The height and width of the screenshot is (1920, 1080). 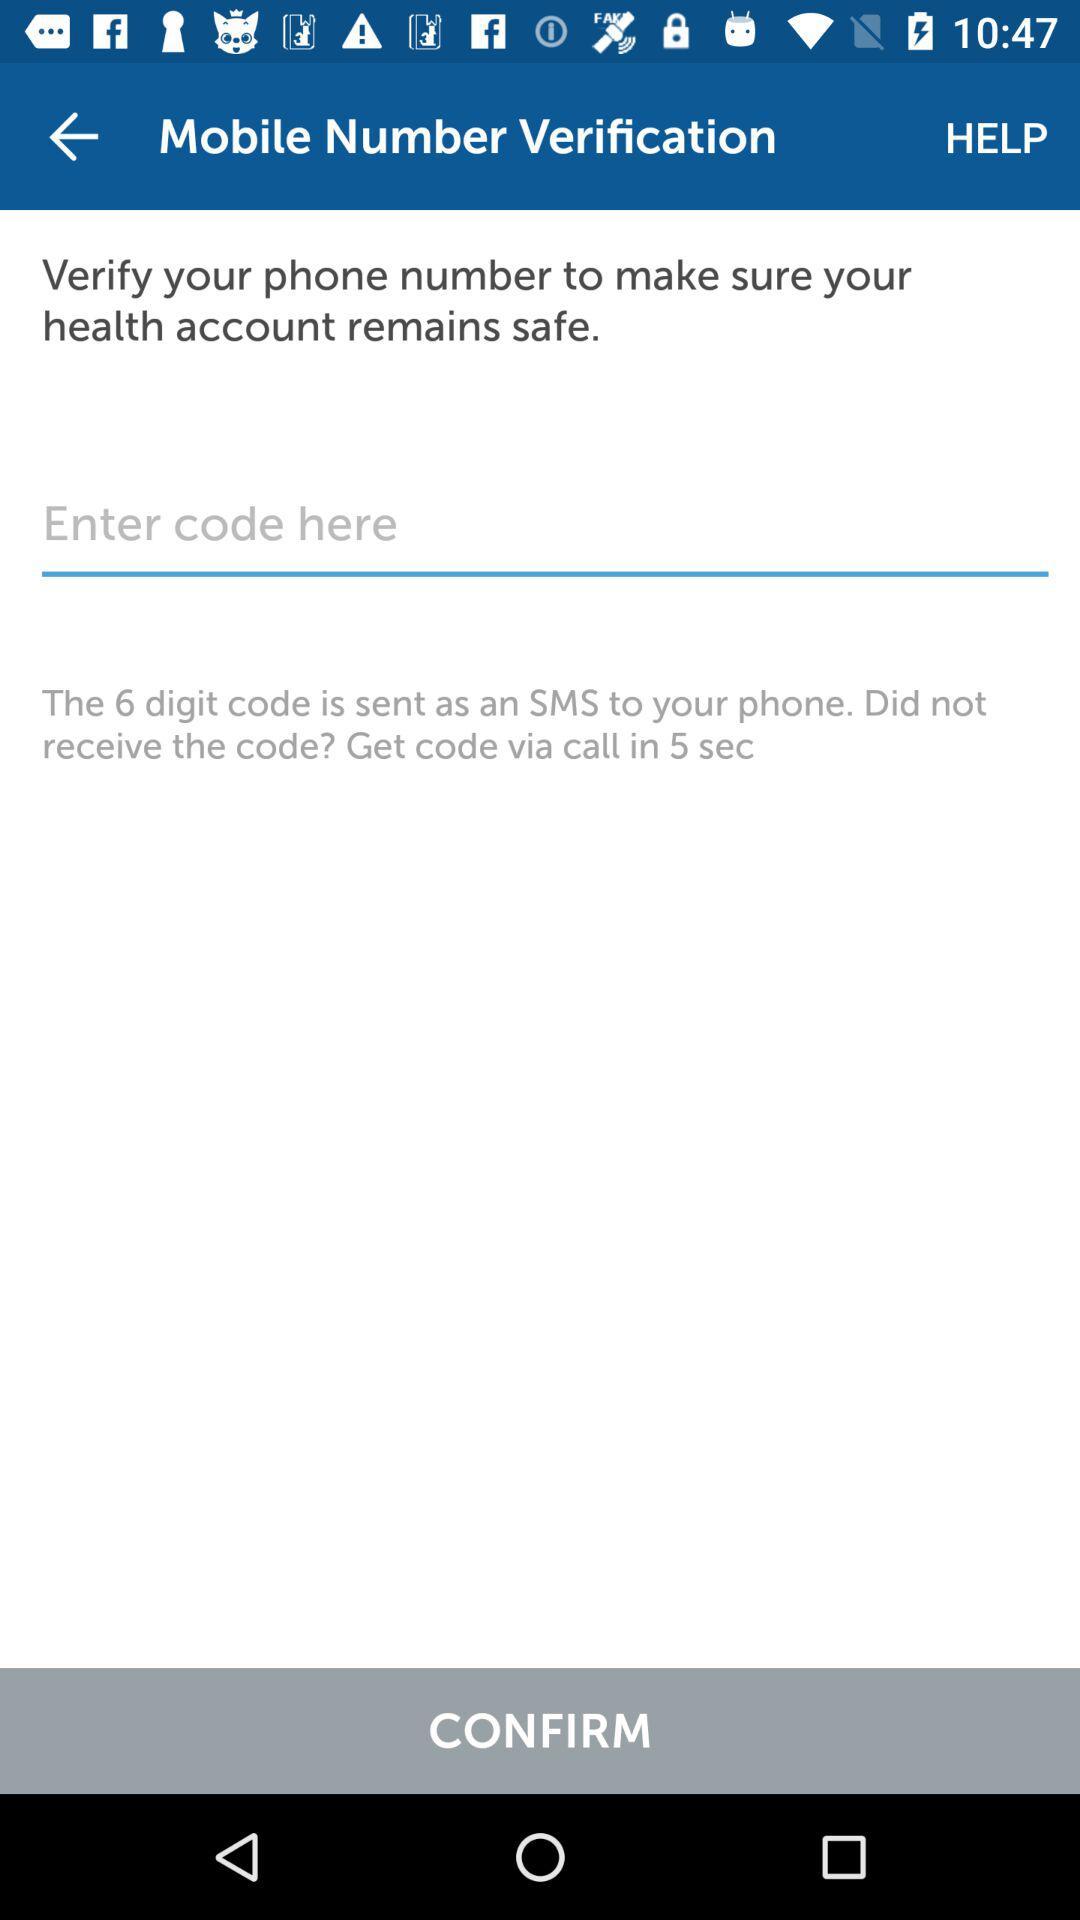 What do you see at coordinates (996, 135) in the screenshot?
I see `help at the top right corner` at bounding box center [996, 135].